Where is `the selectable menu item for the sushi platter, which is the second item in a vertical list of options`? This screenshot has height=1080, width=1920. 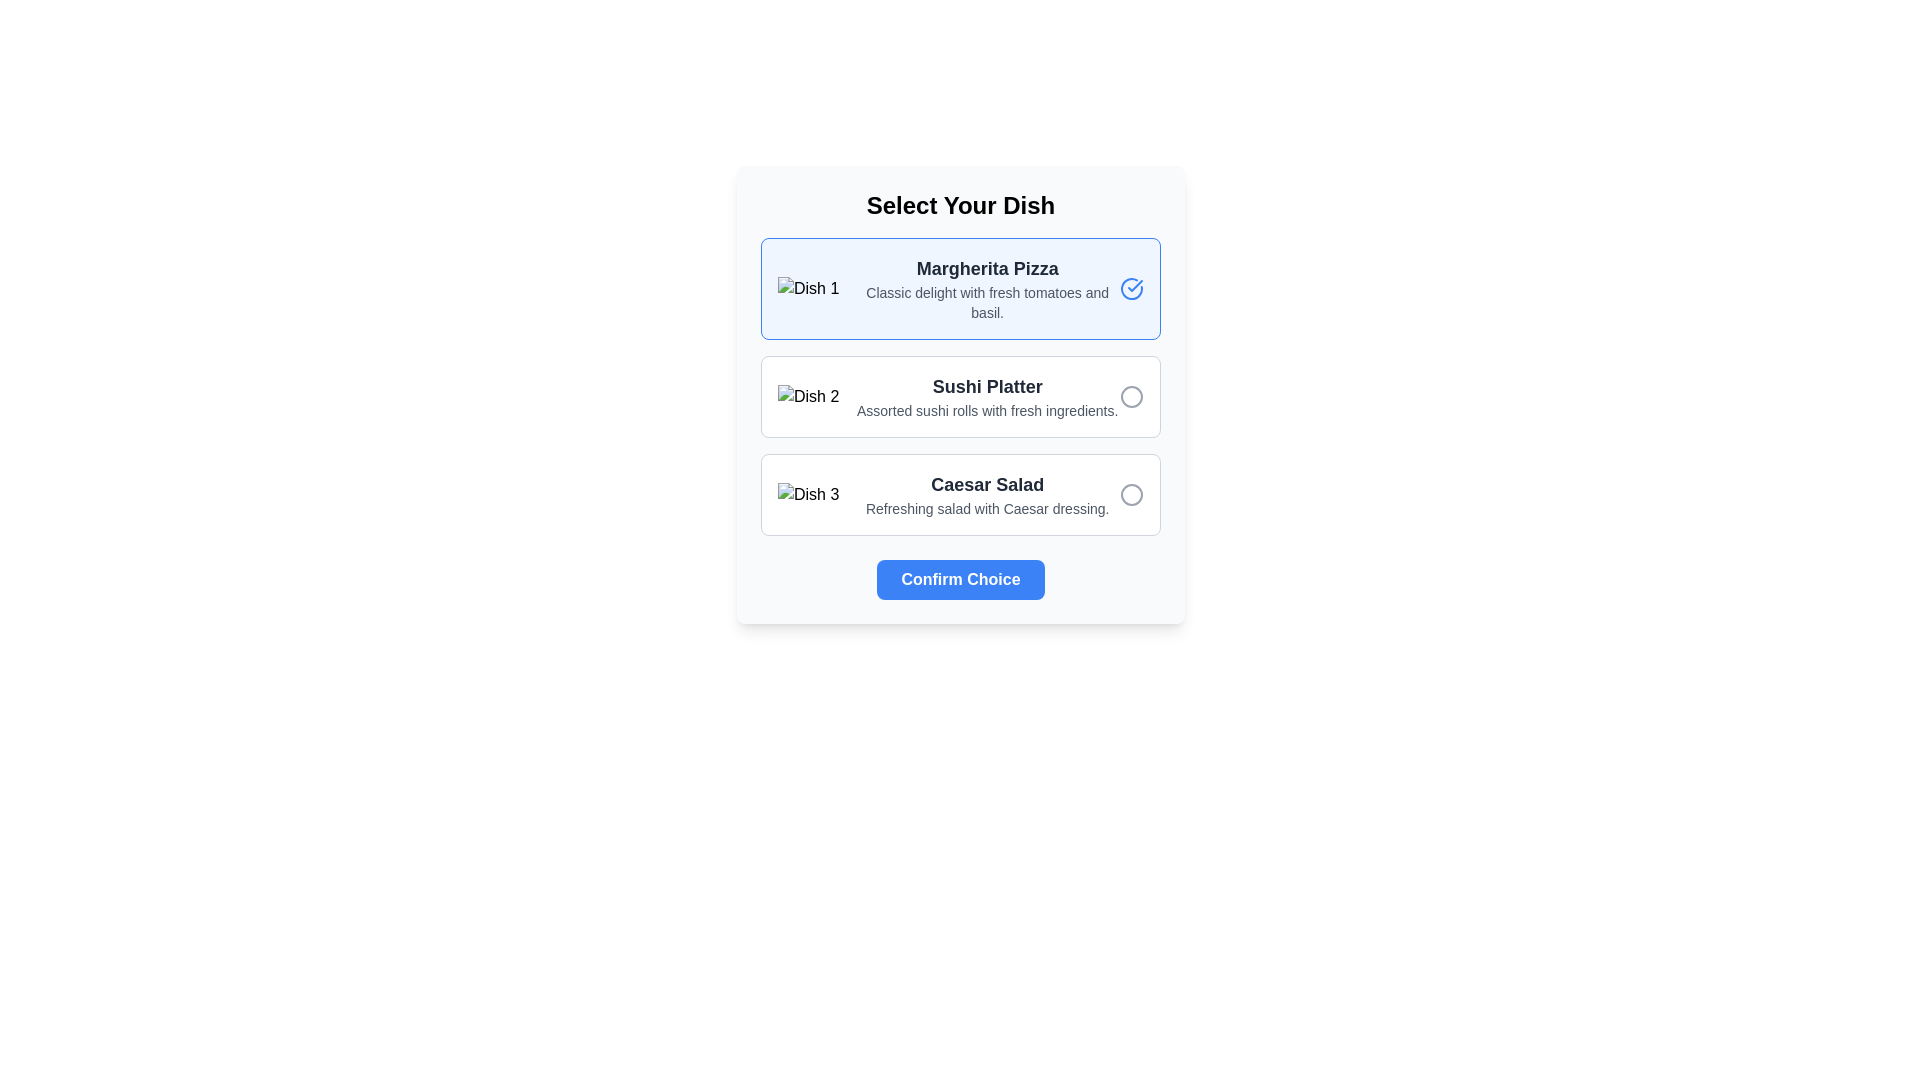 the selectable menu item for the sushi platter, which is the second item in a vertical list of options is located at coordinates (960, 397).